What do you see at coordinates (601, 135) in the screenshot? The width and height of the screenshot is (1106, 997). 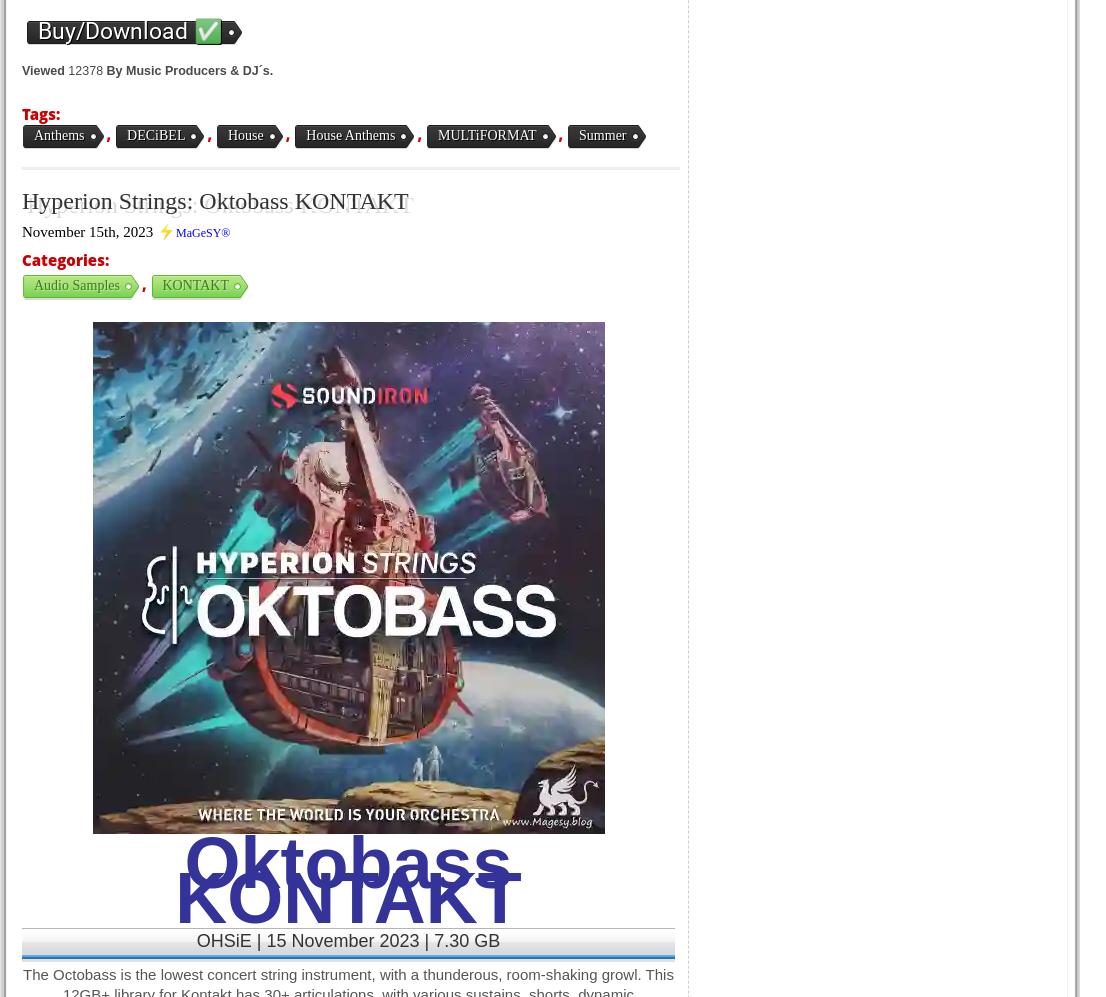 I see `'Summer'` at bounding box center [601, 135].